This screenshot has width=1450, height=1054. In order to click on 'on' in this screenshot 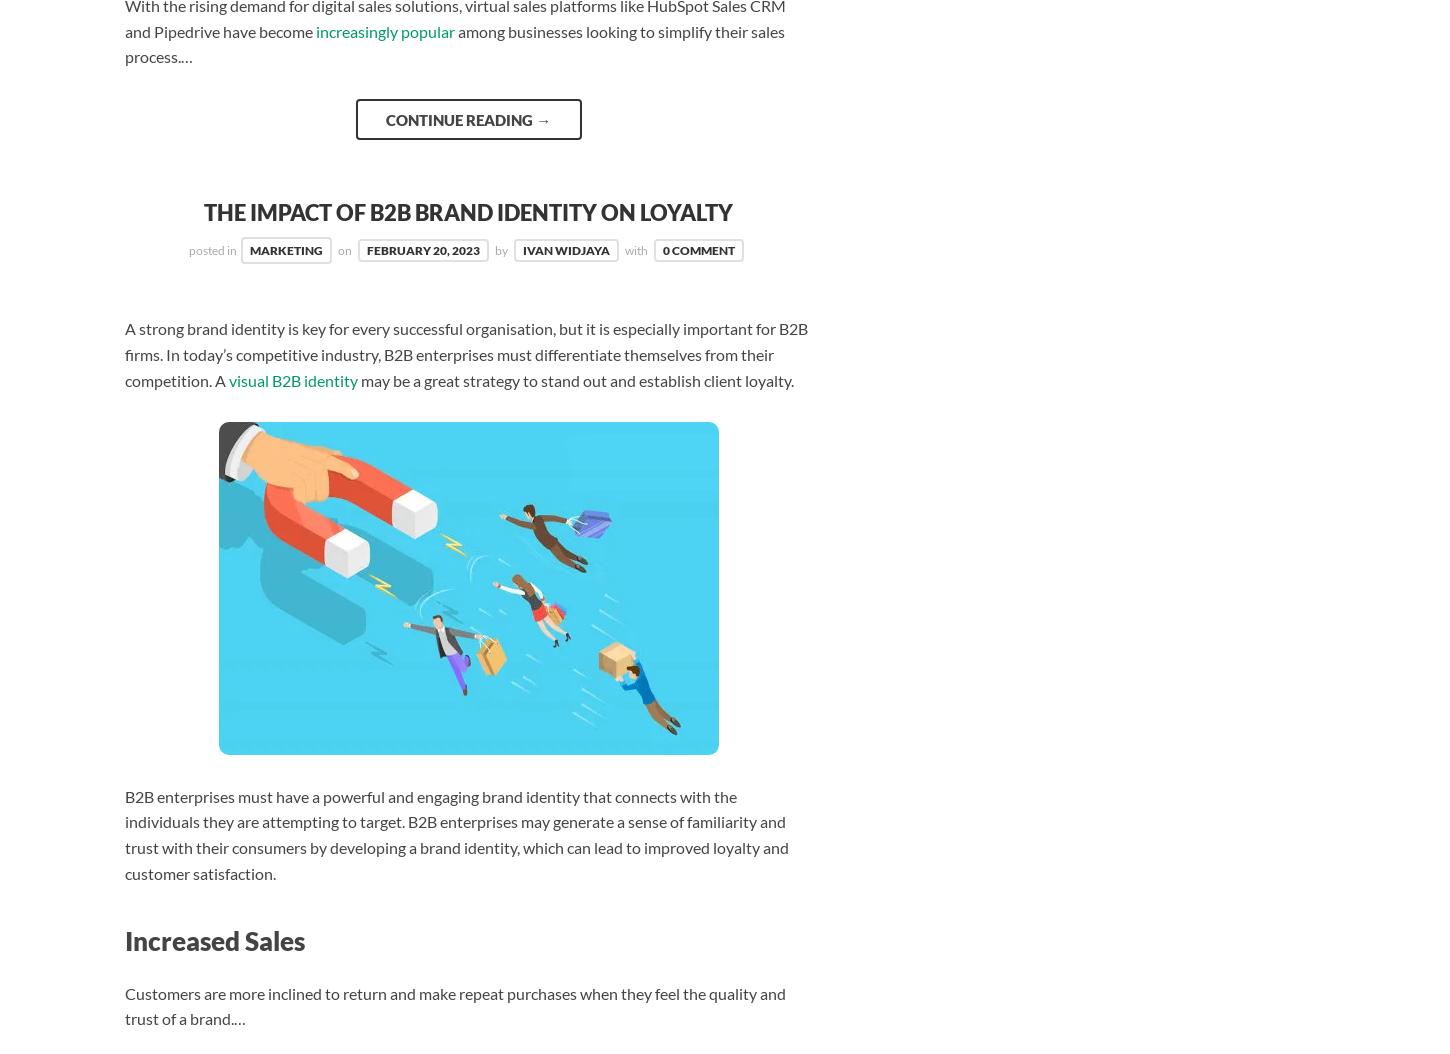, I will do `click(345, 250)`.